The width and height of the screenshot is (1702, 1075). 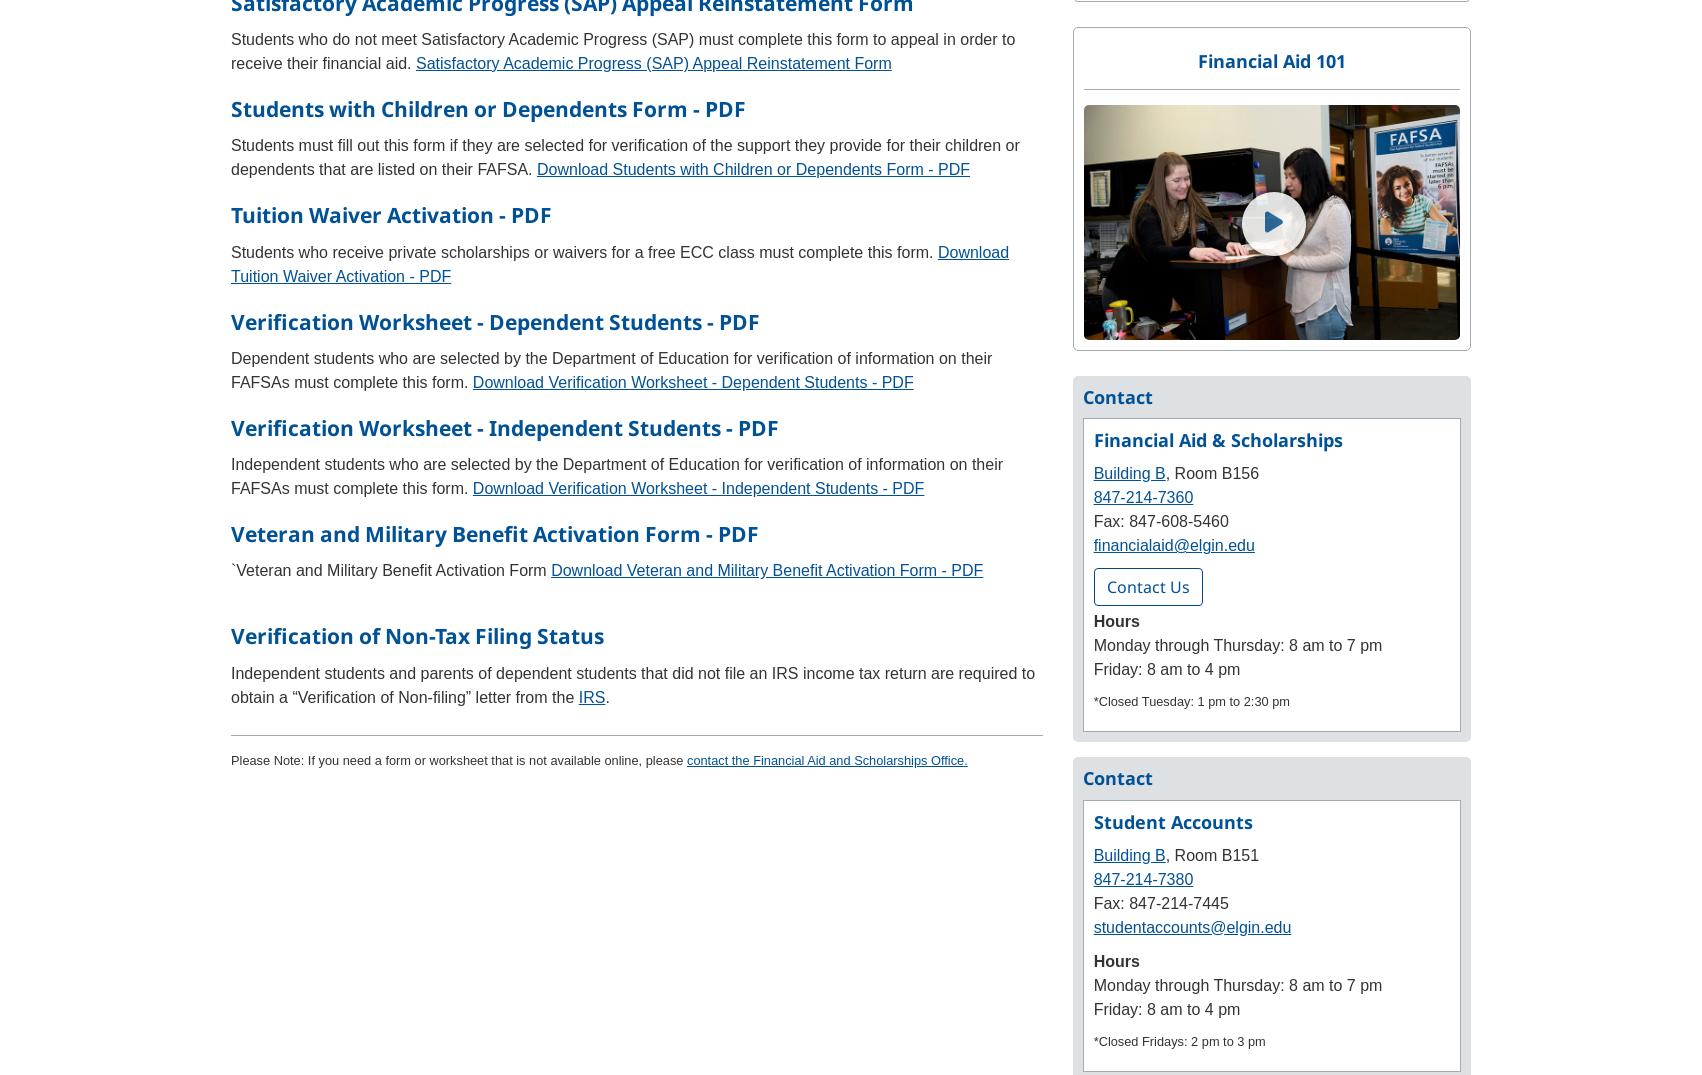 I want to click on 'Download Students with Children or Dependents Form - PDF', so click(x=751, y=169).